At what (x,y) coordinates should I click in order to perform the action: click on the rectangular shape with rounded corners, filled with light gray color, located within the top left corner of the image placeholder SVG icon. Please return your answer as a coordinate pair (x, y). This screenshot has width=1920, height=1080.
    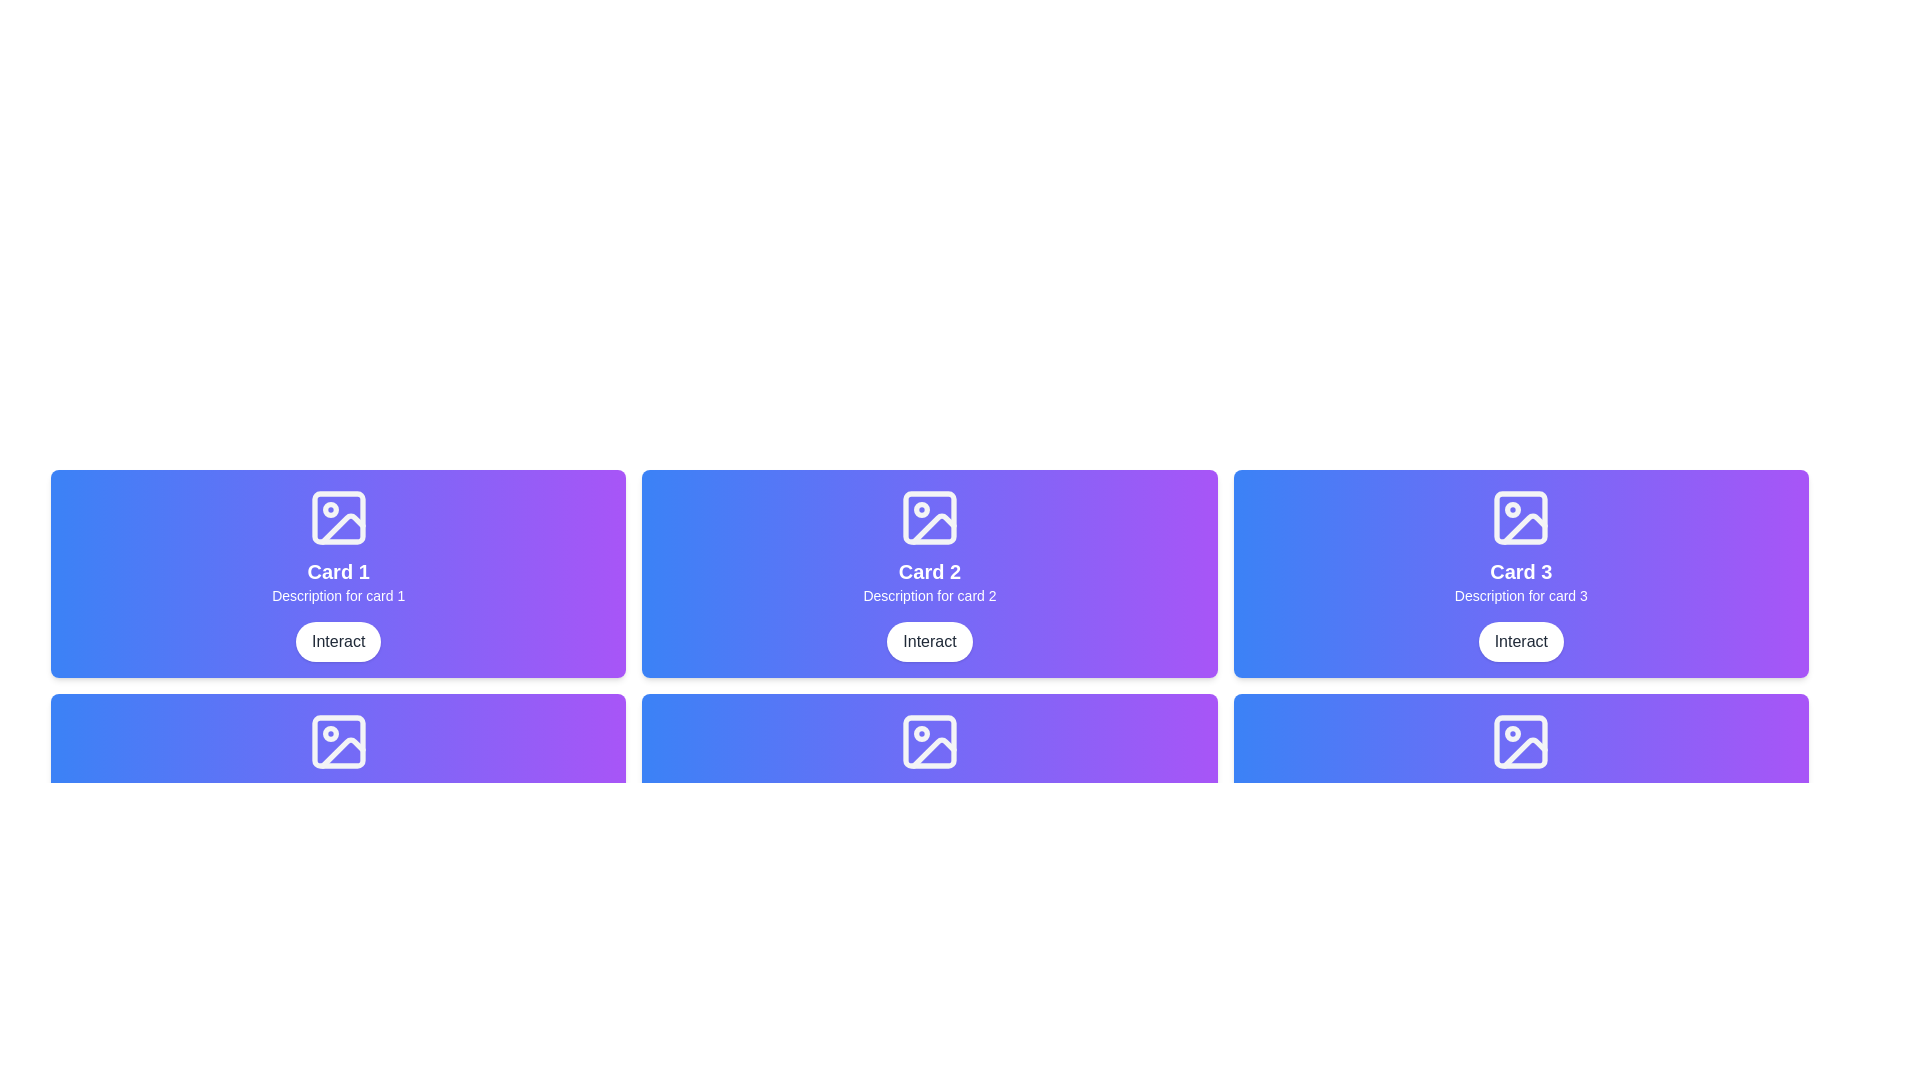
    Looking at the image, I should click on (929, 741).